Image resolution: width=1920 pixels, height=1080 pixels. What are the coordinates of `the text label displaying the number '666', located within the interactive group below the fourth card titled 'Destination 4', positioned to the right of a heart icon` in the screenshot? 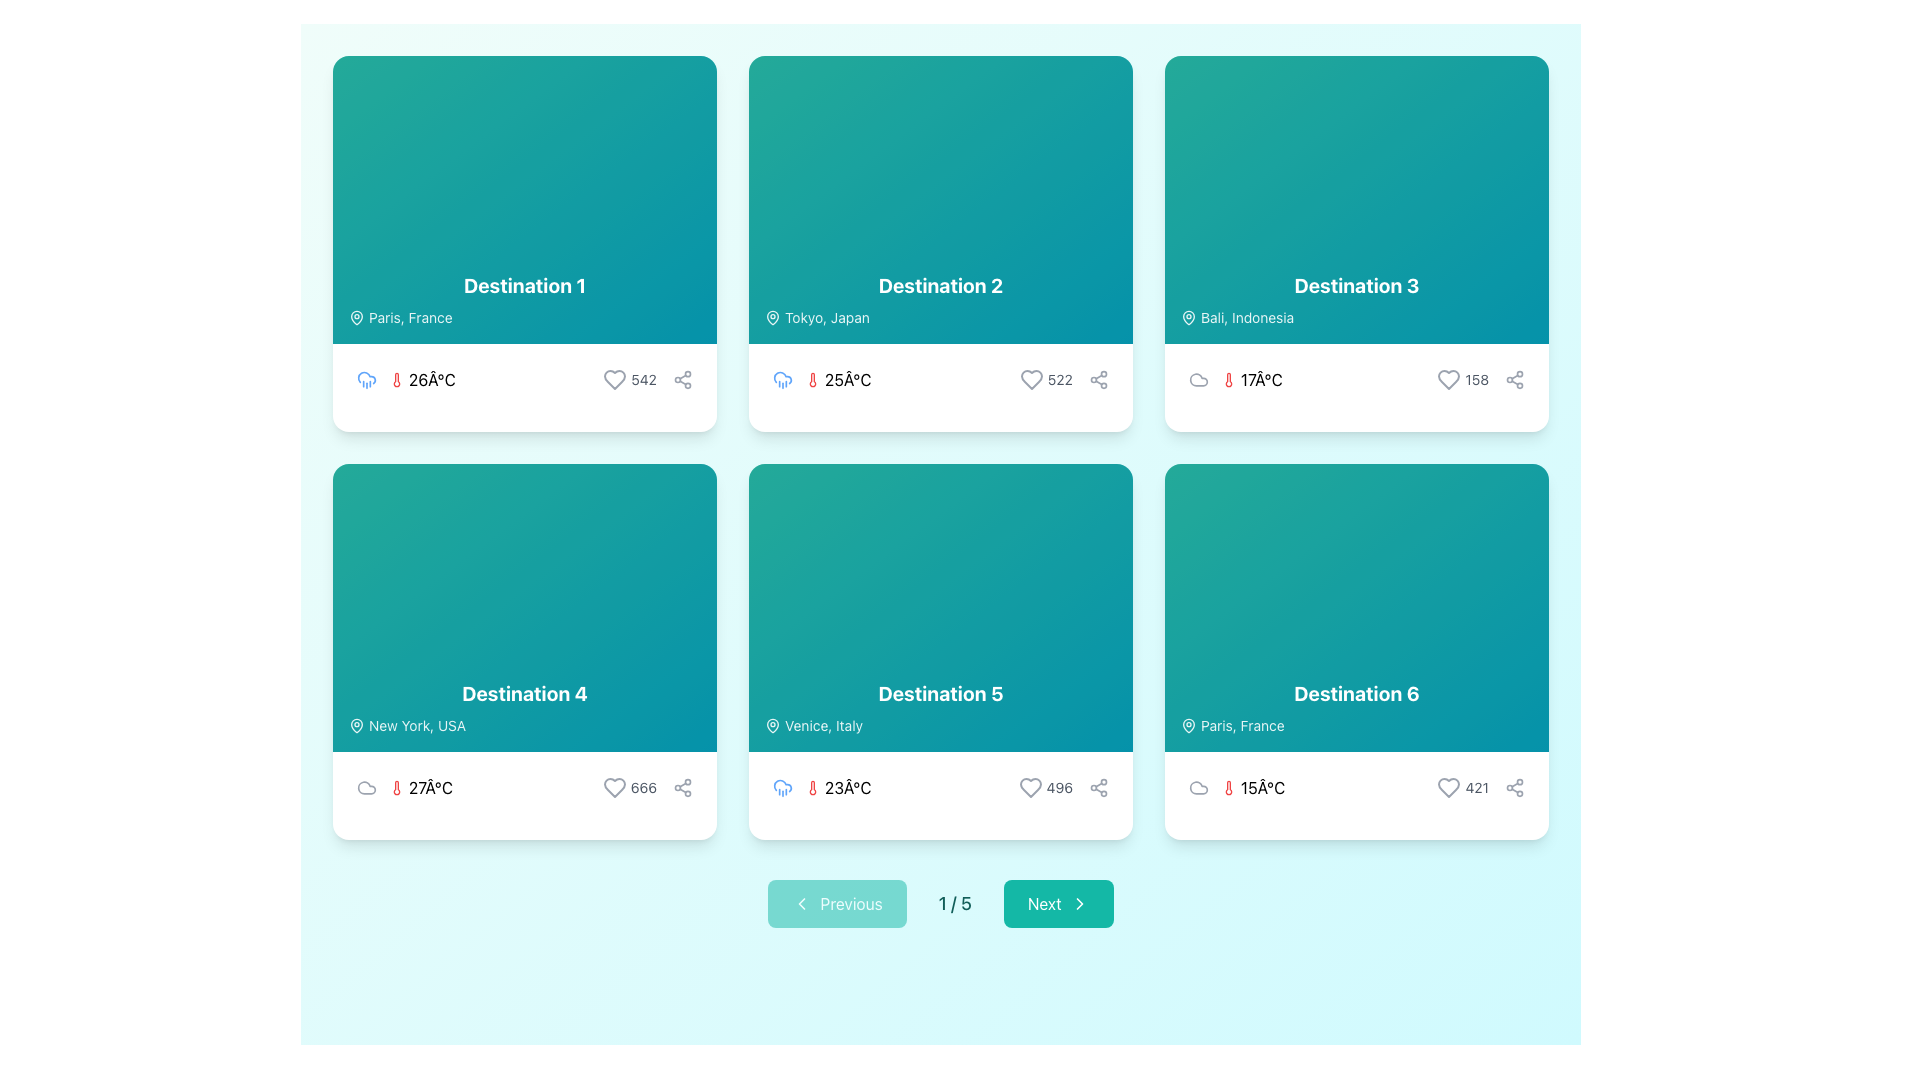 It's located at (643, 786).